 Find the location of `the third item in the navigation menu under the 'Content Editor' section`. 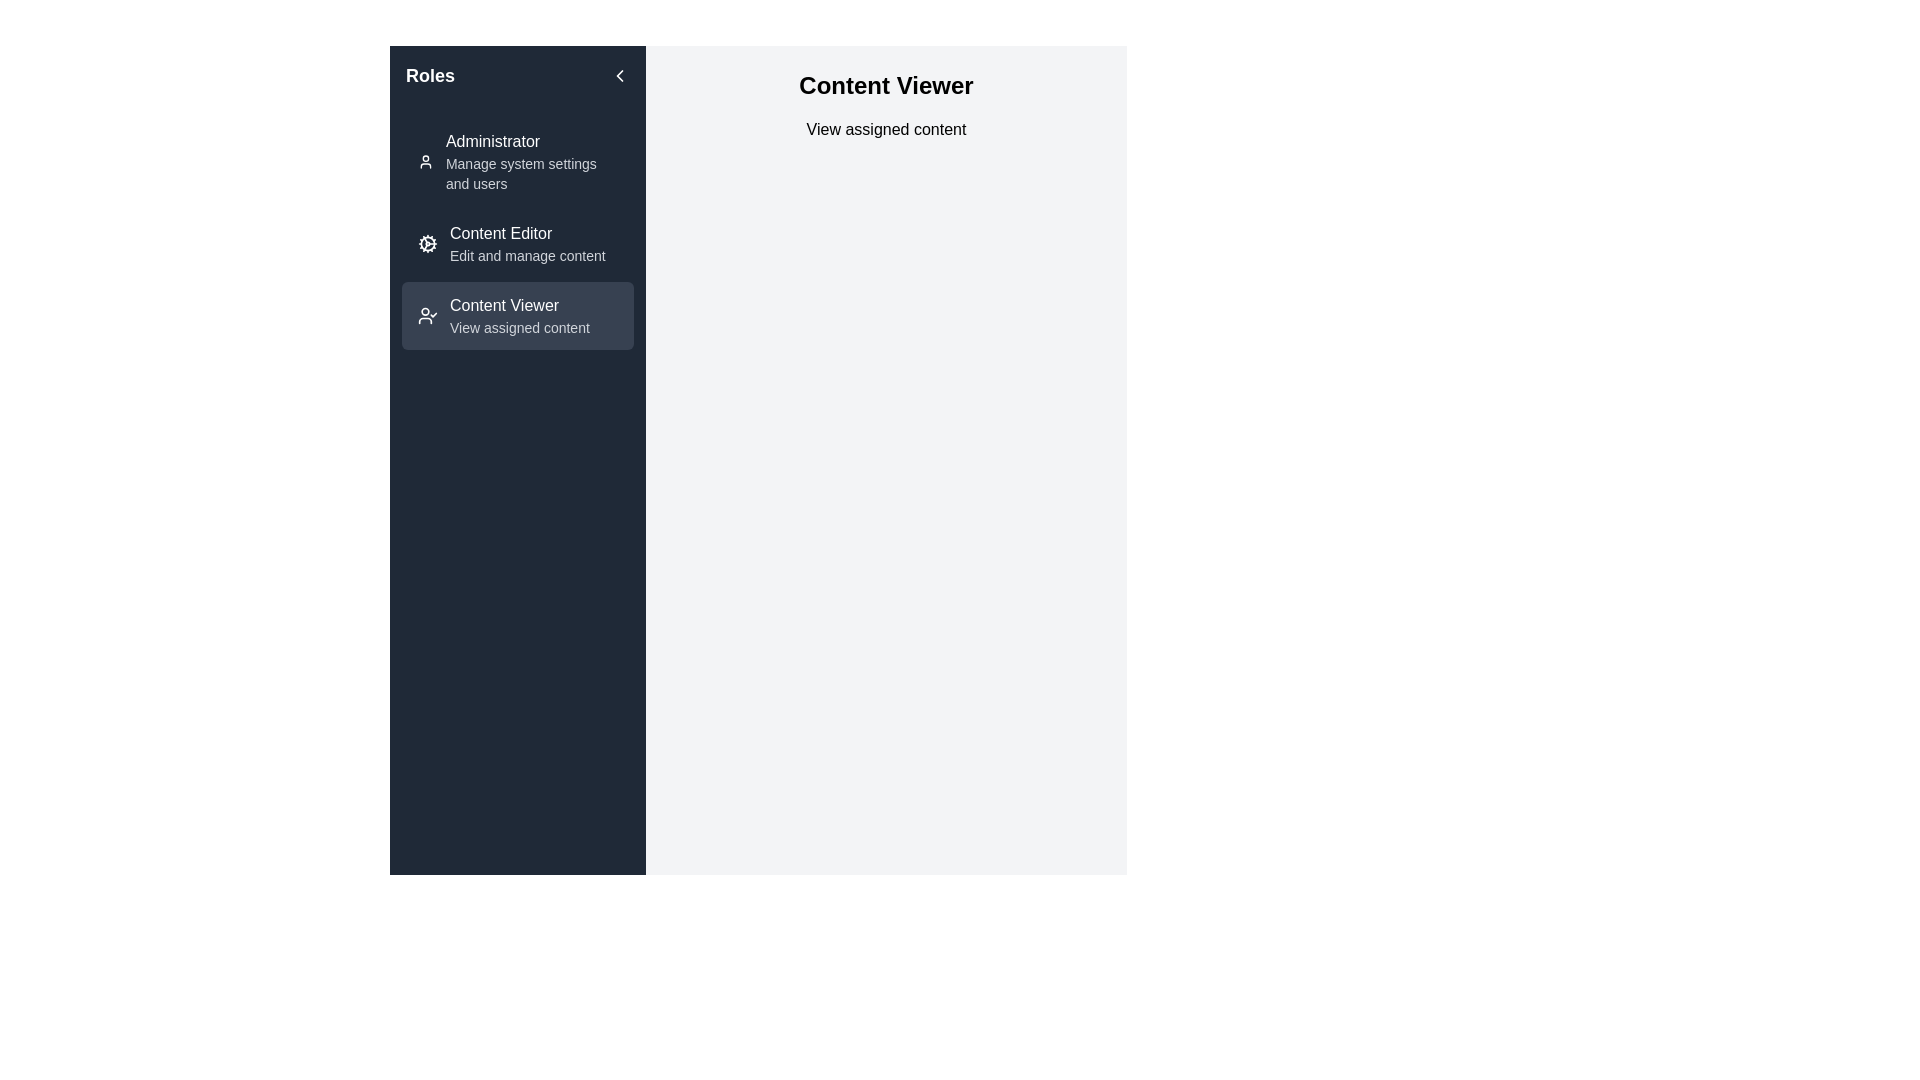

the third item in the navigation menu under the 'Content Editor' section is located at coordinates (519, 315).